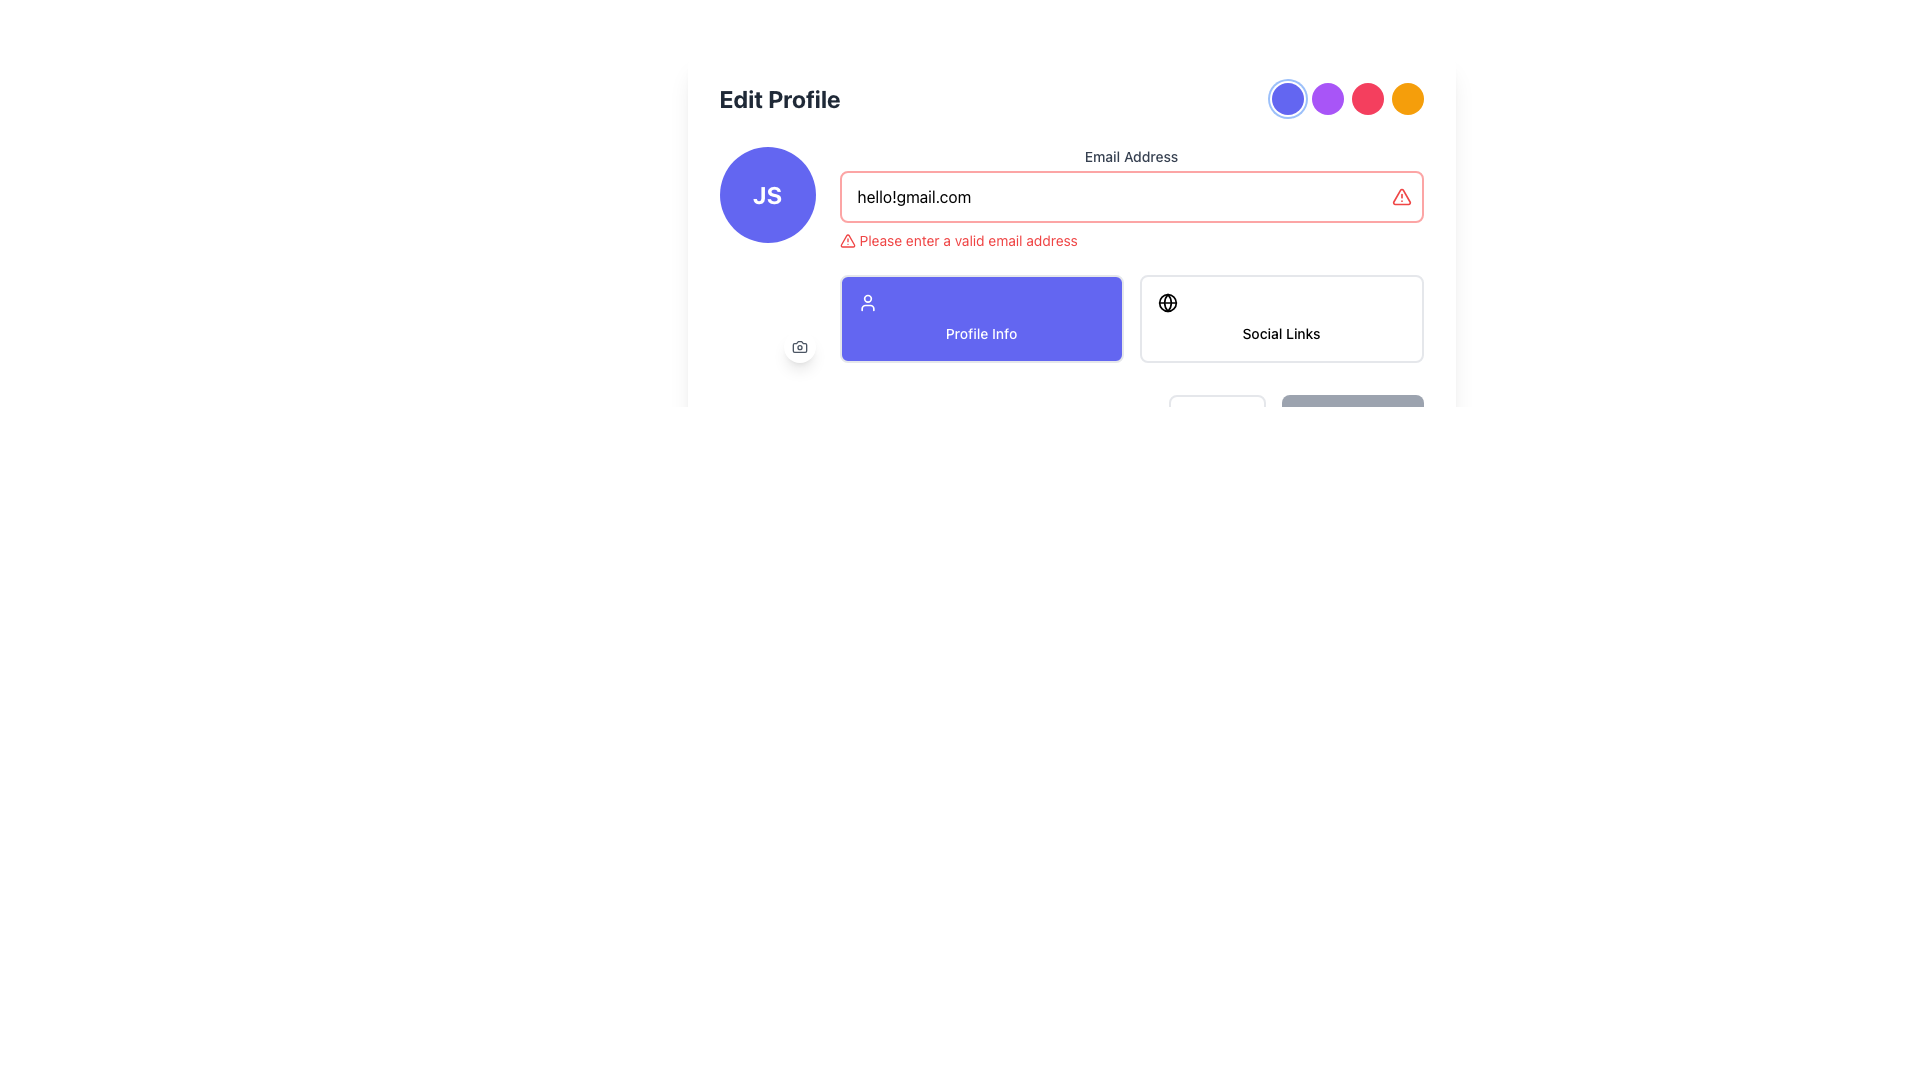  I want to click on the second circular icon from the left in the group of four colored circular icons (indigo, purple, rose, amber), so click(1347, 99).